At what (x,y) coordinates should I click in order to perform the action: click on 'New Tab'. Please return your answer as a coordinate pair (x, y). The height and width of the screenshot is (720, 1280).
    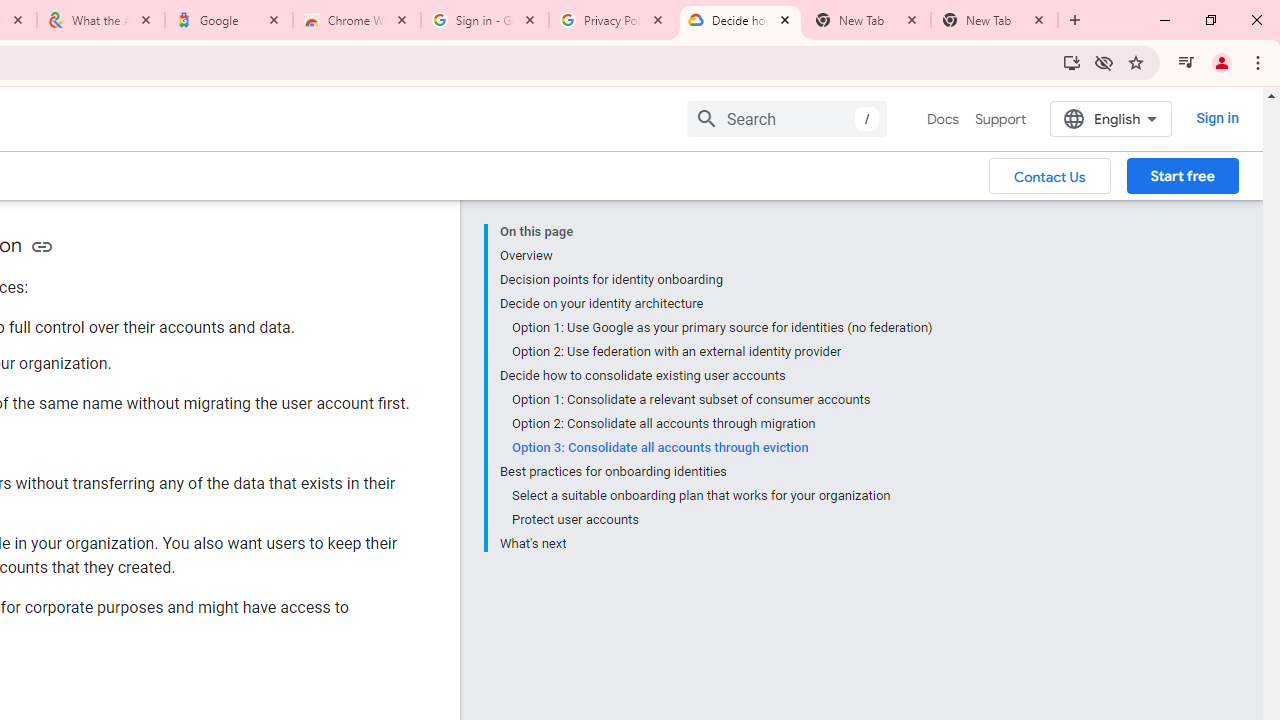
    Looking at the image, I should click on (994, 20).